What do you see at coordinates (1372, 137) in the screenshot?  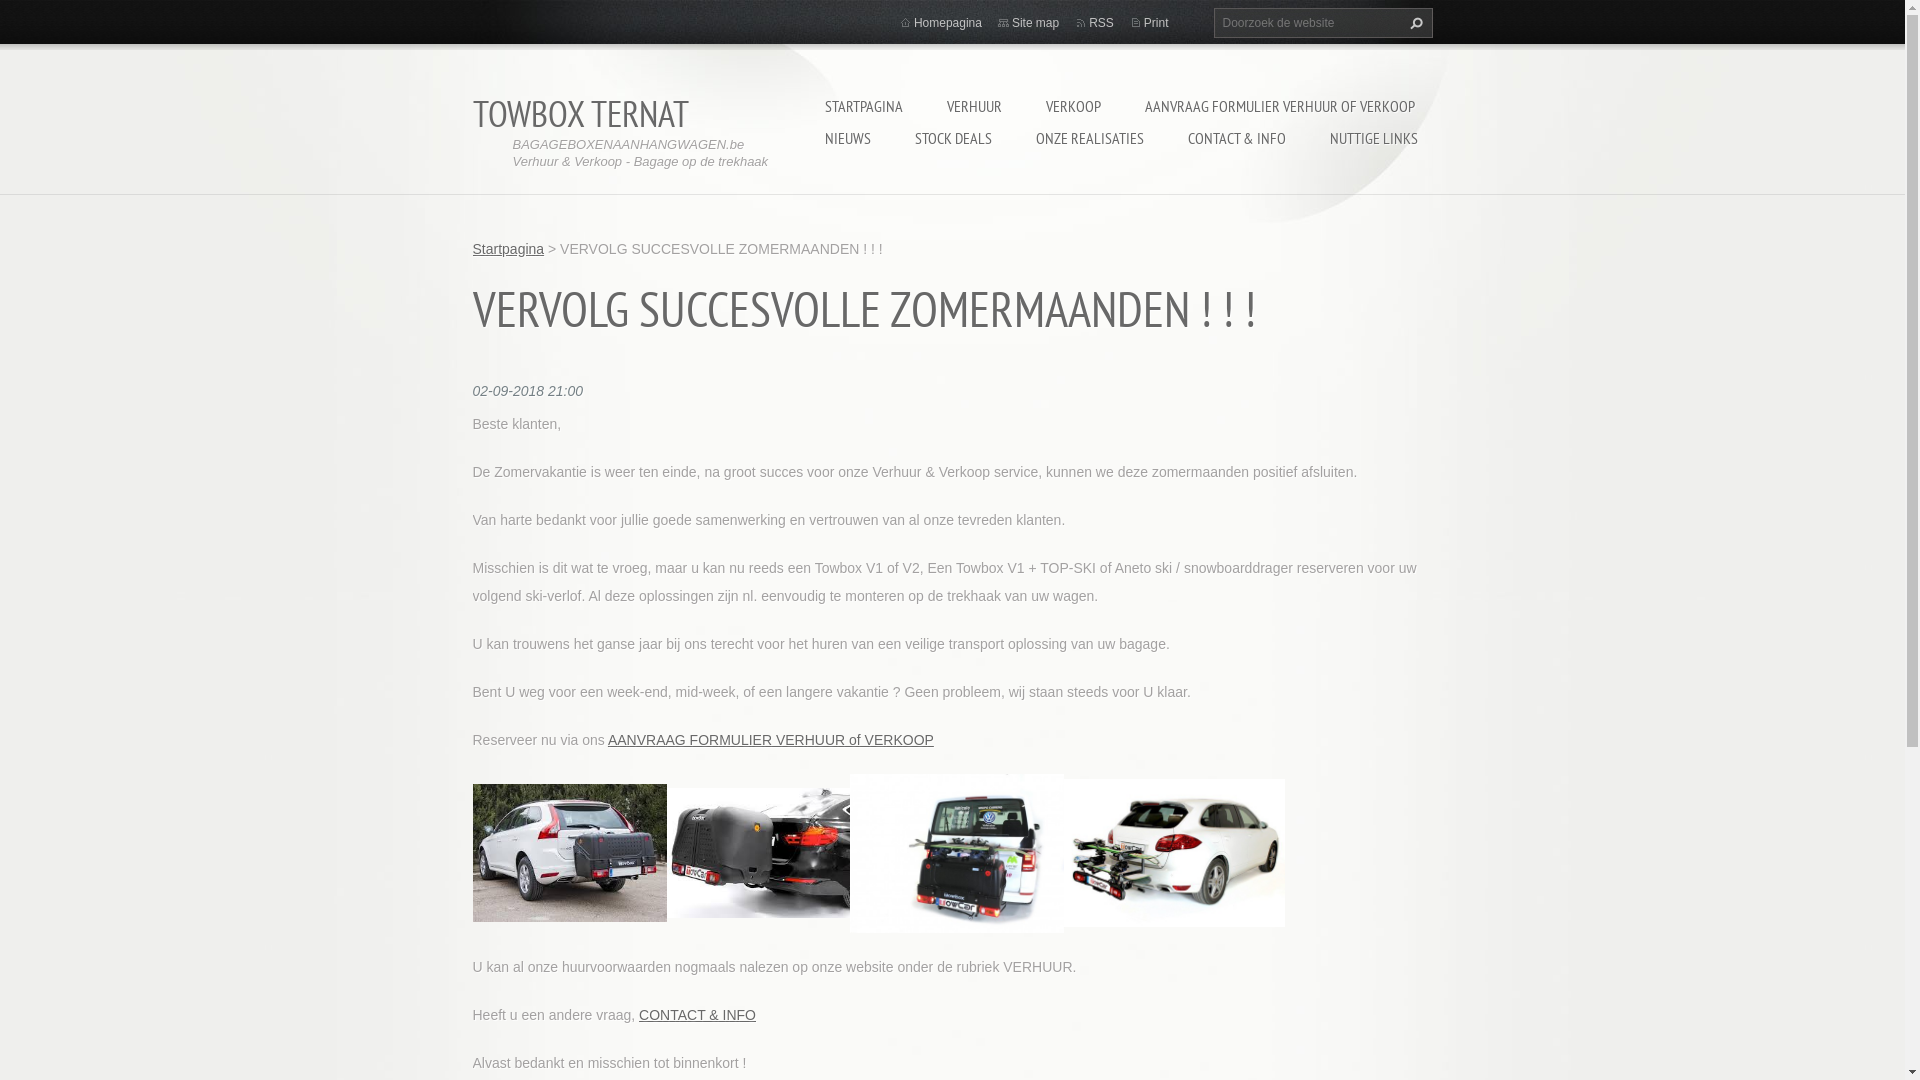 I see `'NUTTIGE LINKS'` at bounding box center [1372, 137].